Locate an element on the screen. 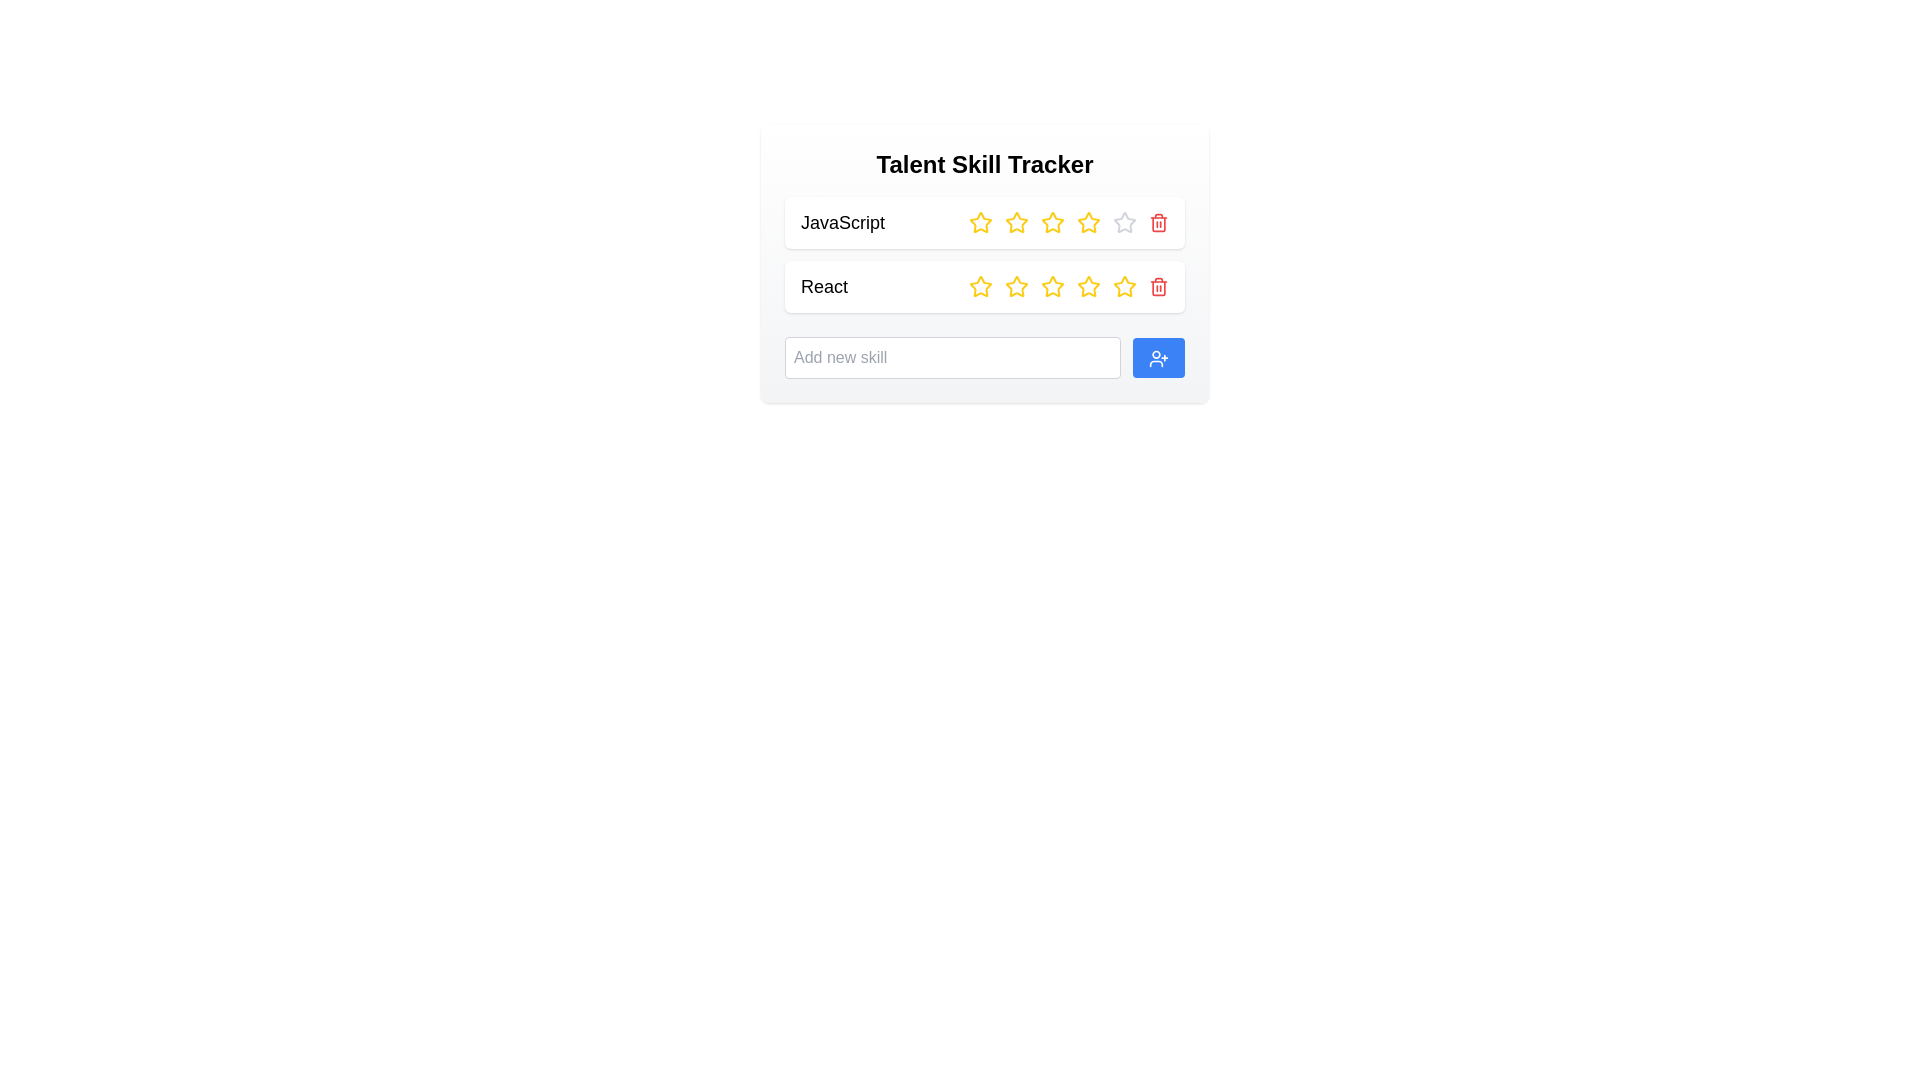  the fifth star icon in the rating row associated with the 'React' skill is located at coordinates (1051, 286).